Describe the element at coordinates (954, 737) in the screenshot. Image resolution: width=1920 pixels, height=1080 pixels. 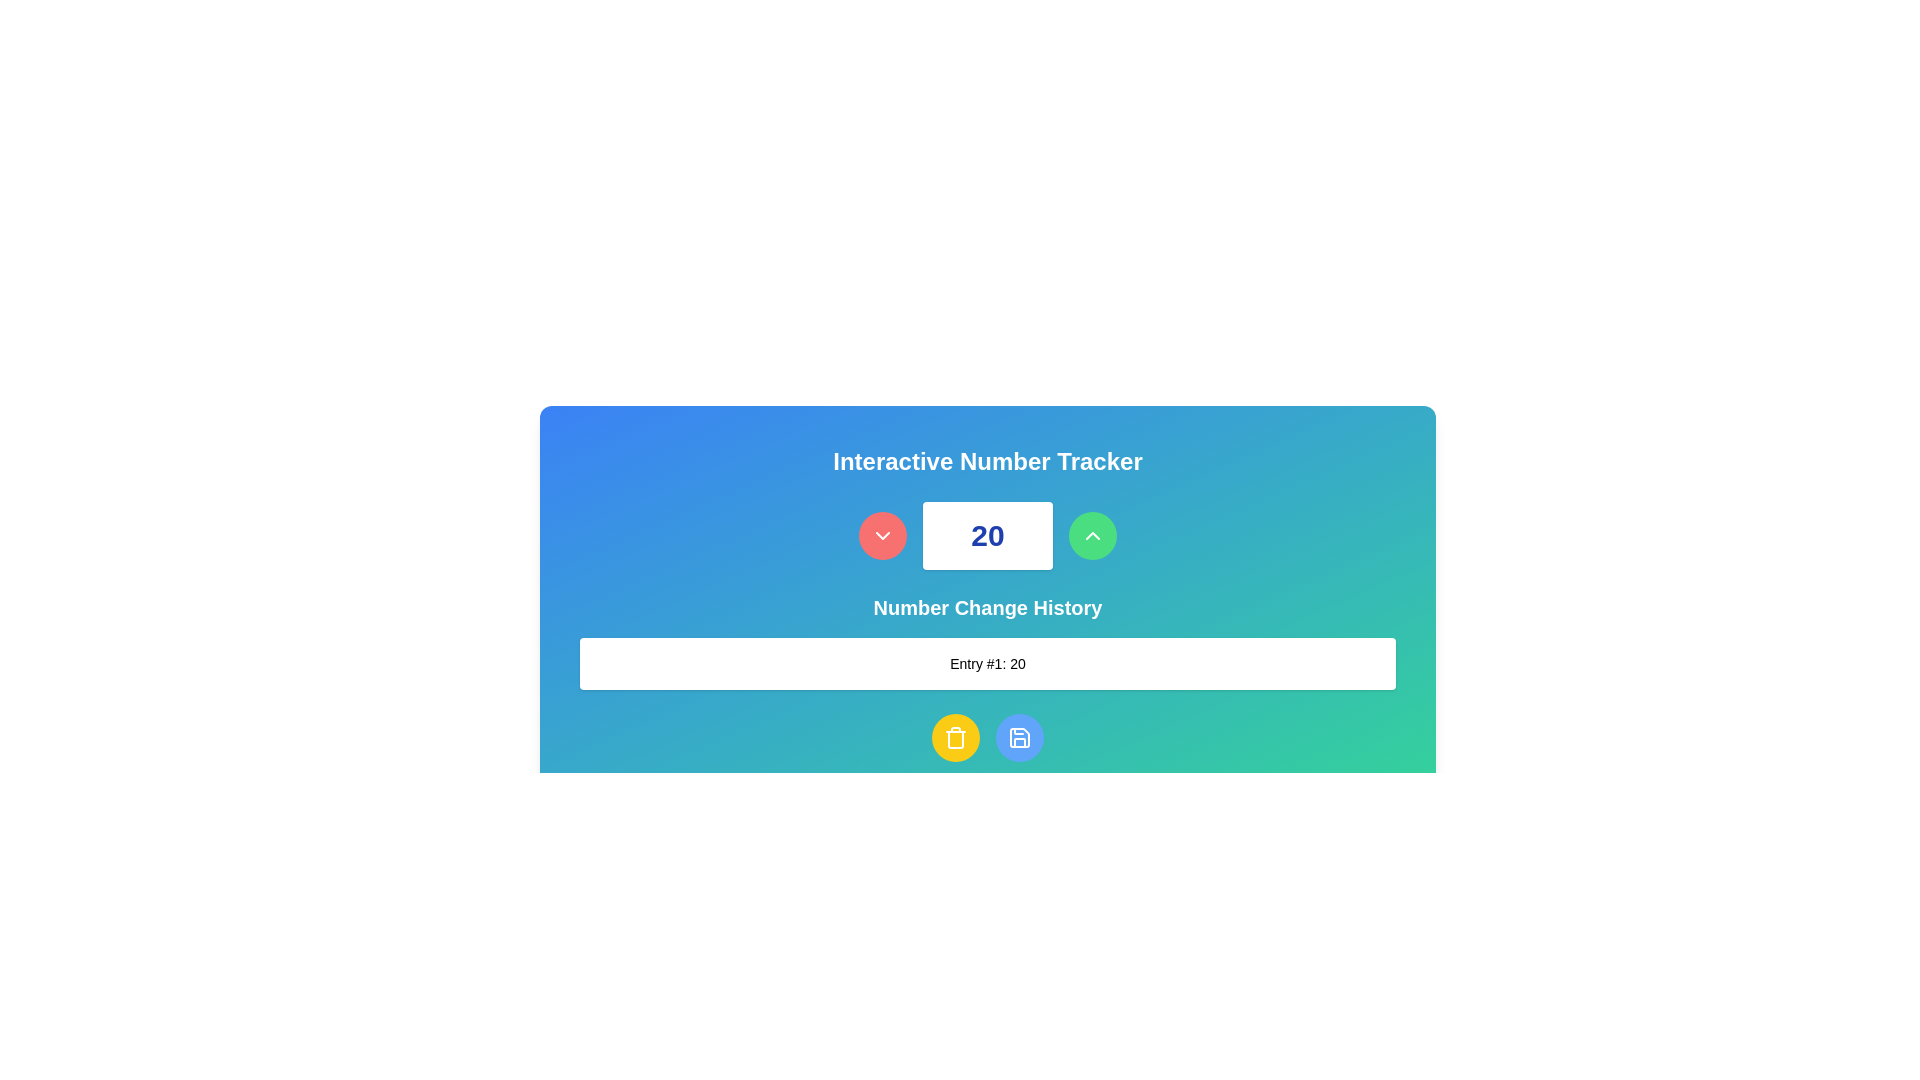
I see `the trash can button icon with a yellow circular background, located at the bottom center of the interface` at that location.